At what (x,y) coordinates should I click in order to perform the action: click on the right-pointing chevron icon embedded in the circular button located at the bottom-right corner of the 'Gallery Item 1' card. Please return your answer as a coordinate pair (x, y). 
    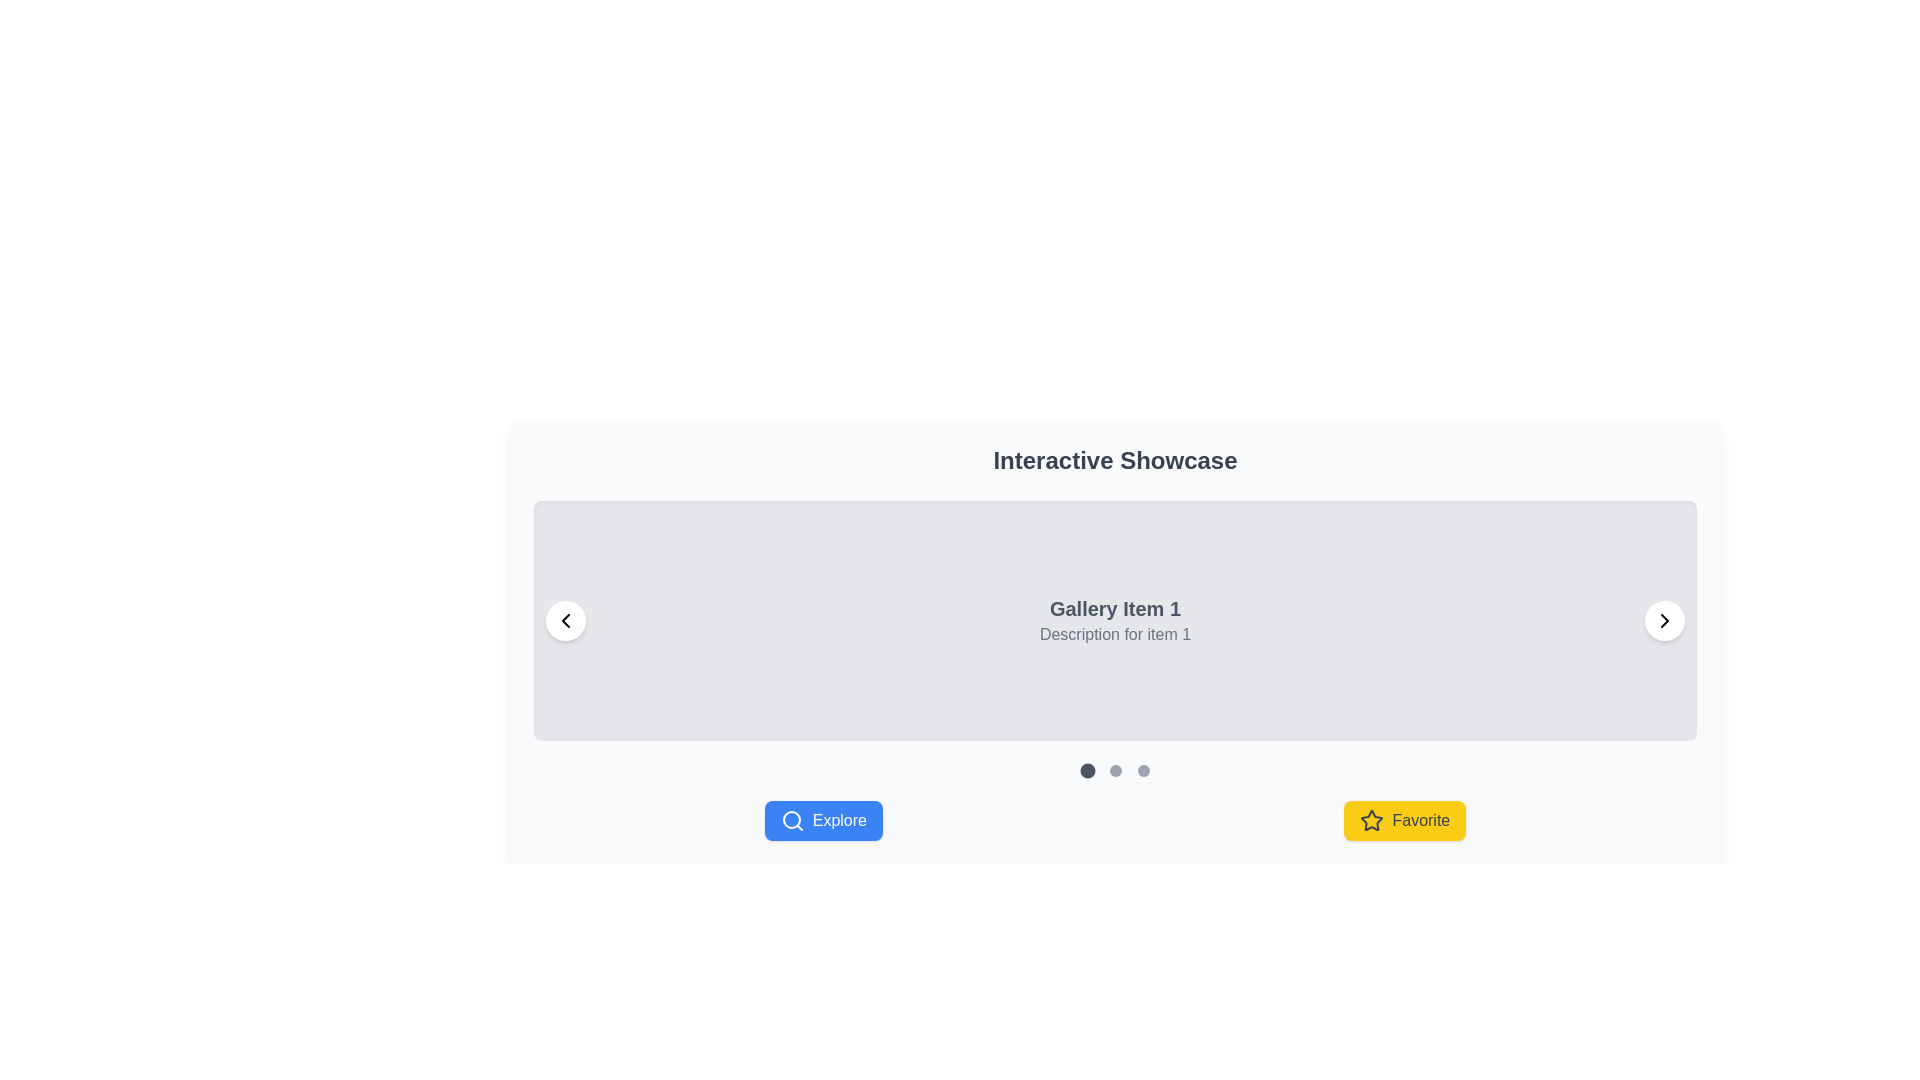
    Looking at the image, I should click on (1665, 620).